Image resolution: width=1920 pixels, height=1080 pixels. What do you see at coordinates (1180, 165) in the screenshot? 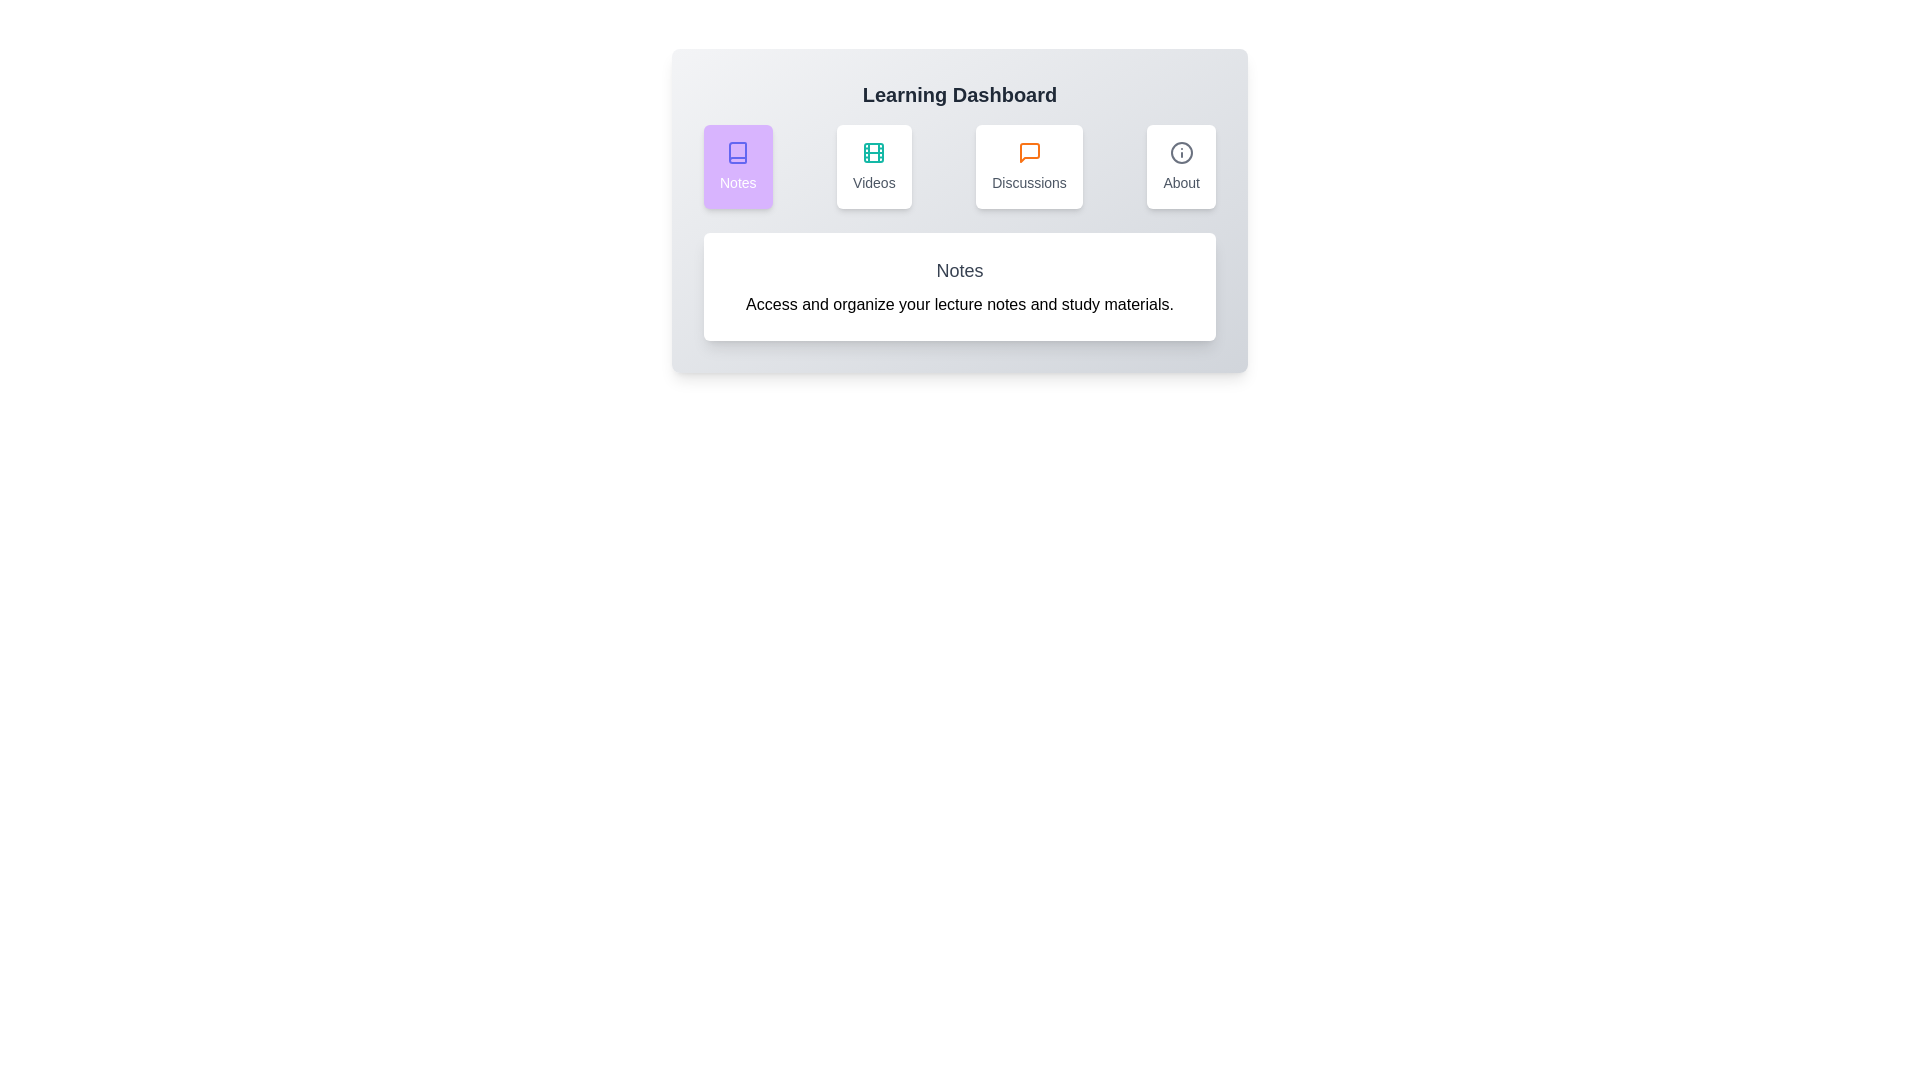
I see `the About tab by clicking on its corresponding button` at bounding box center [1180, 165].